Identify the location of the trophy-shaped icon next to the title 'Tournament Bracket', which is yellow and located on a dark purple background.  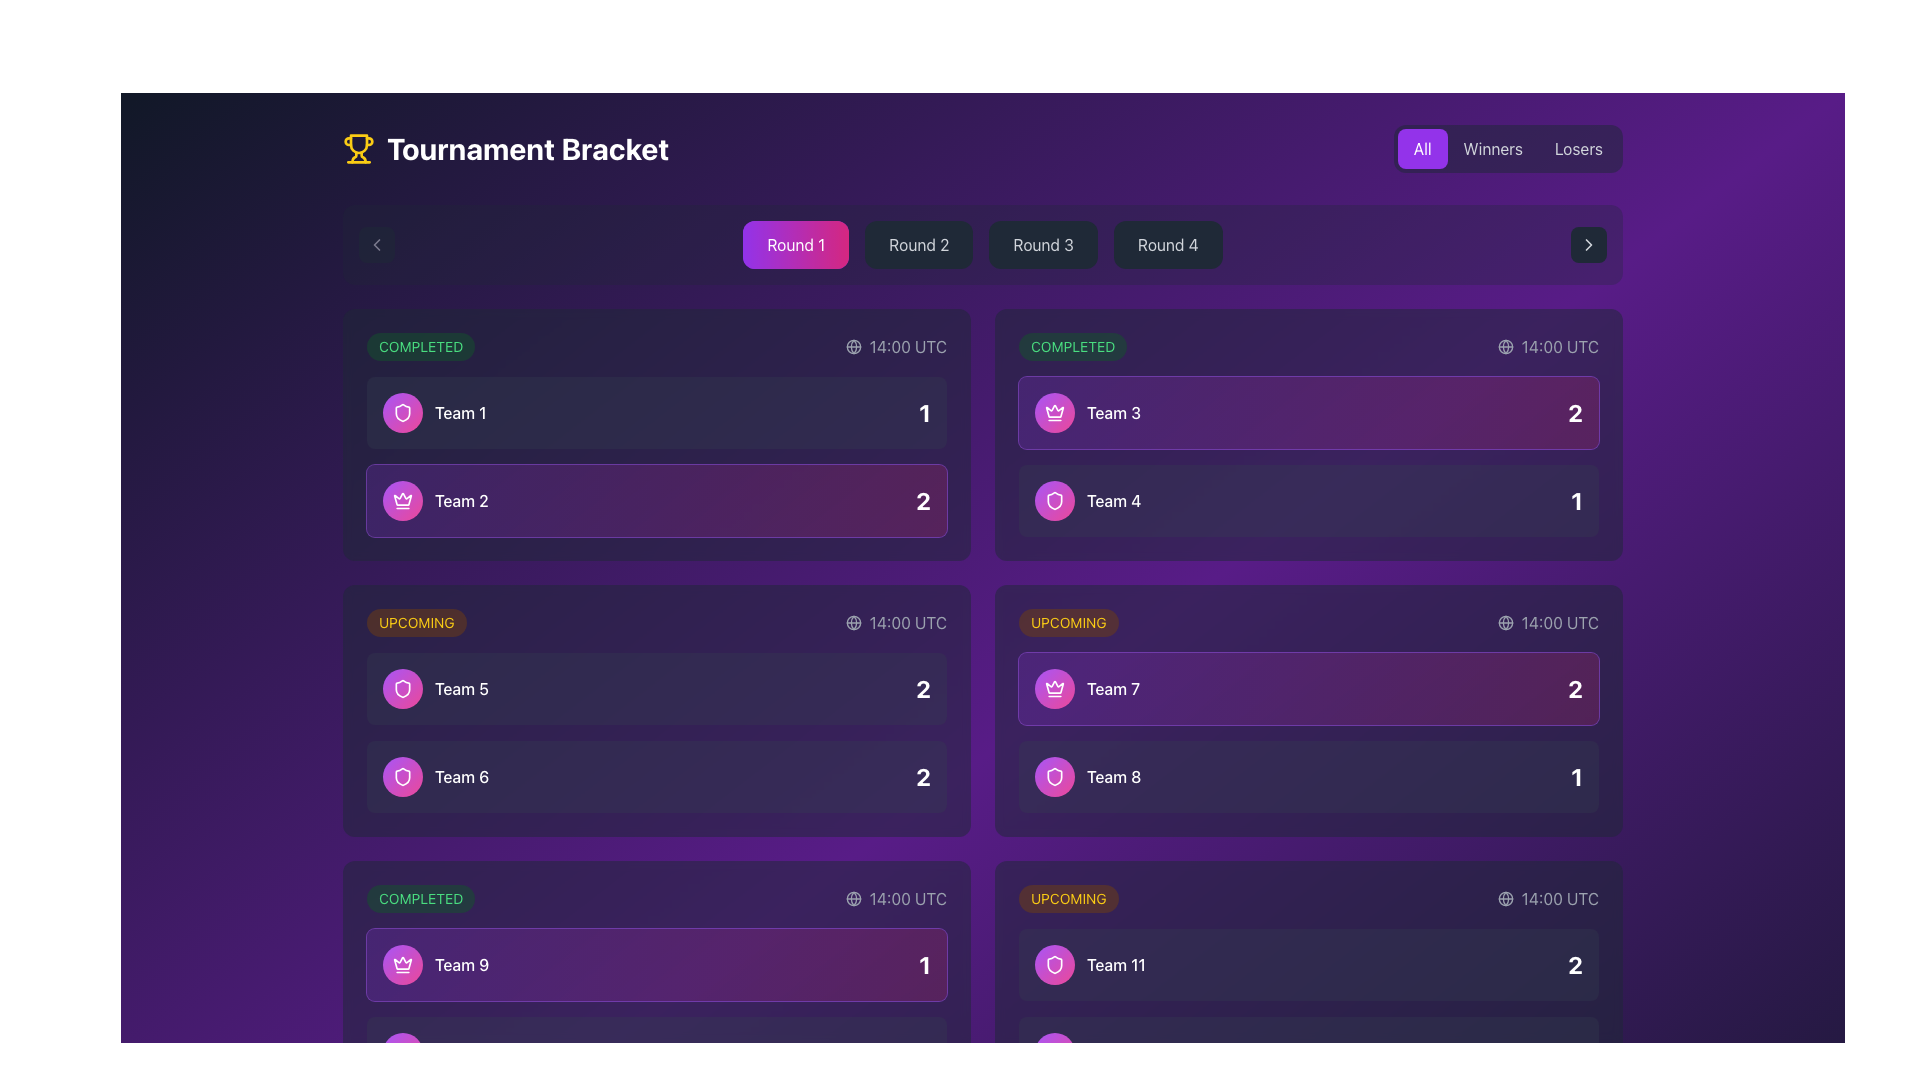
(359, 148).